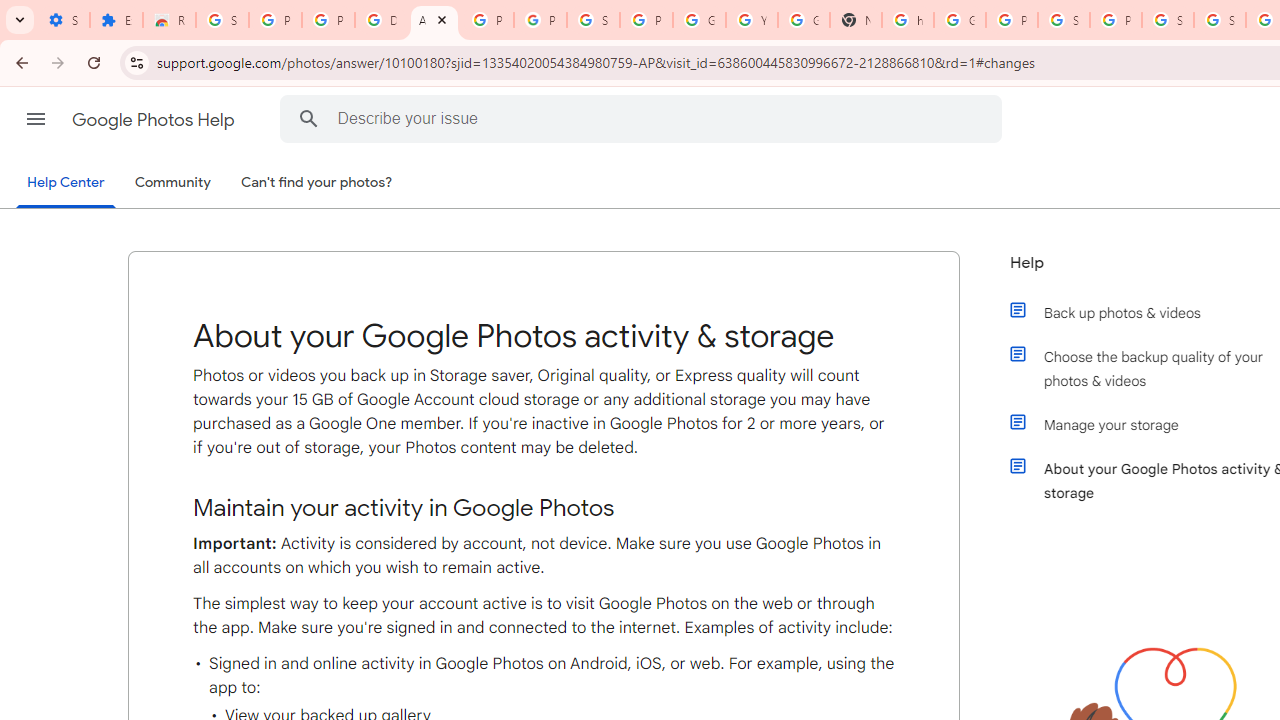  Describe the element at coordinates (172, 183) in the screenshot. I see `'Community'` at that location.